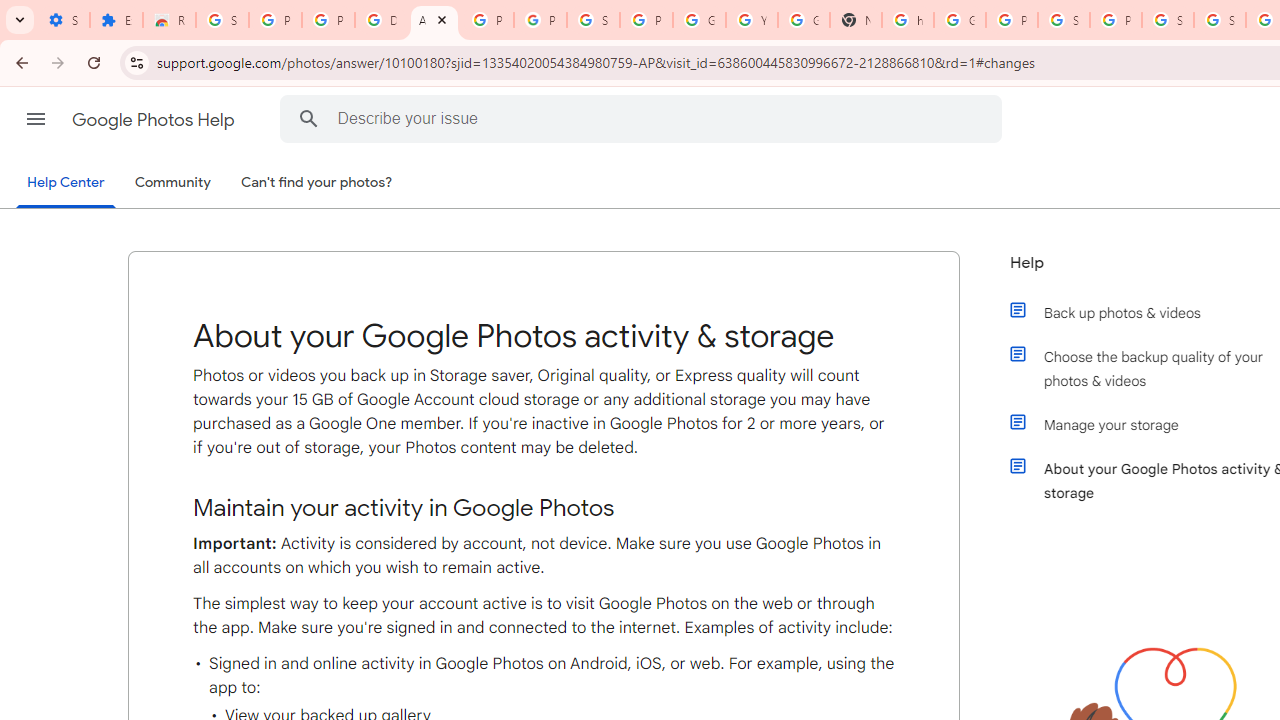  Describe the element at coordinates (172, 183) in the screenshot. I see `'Community'` at that location.